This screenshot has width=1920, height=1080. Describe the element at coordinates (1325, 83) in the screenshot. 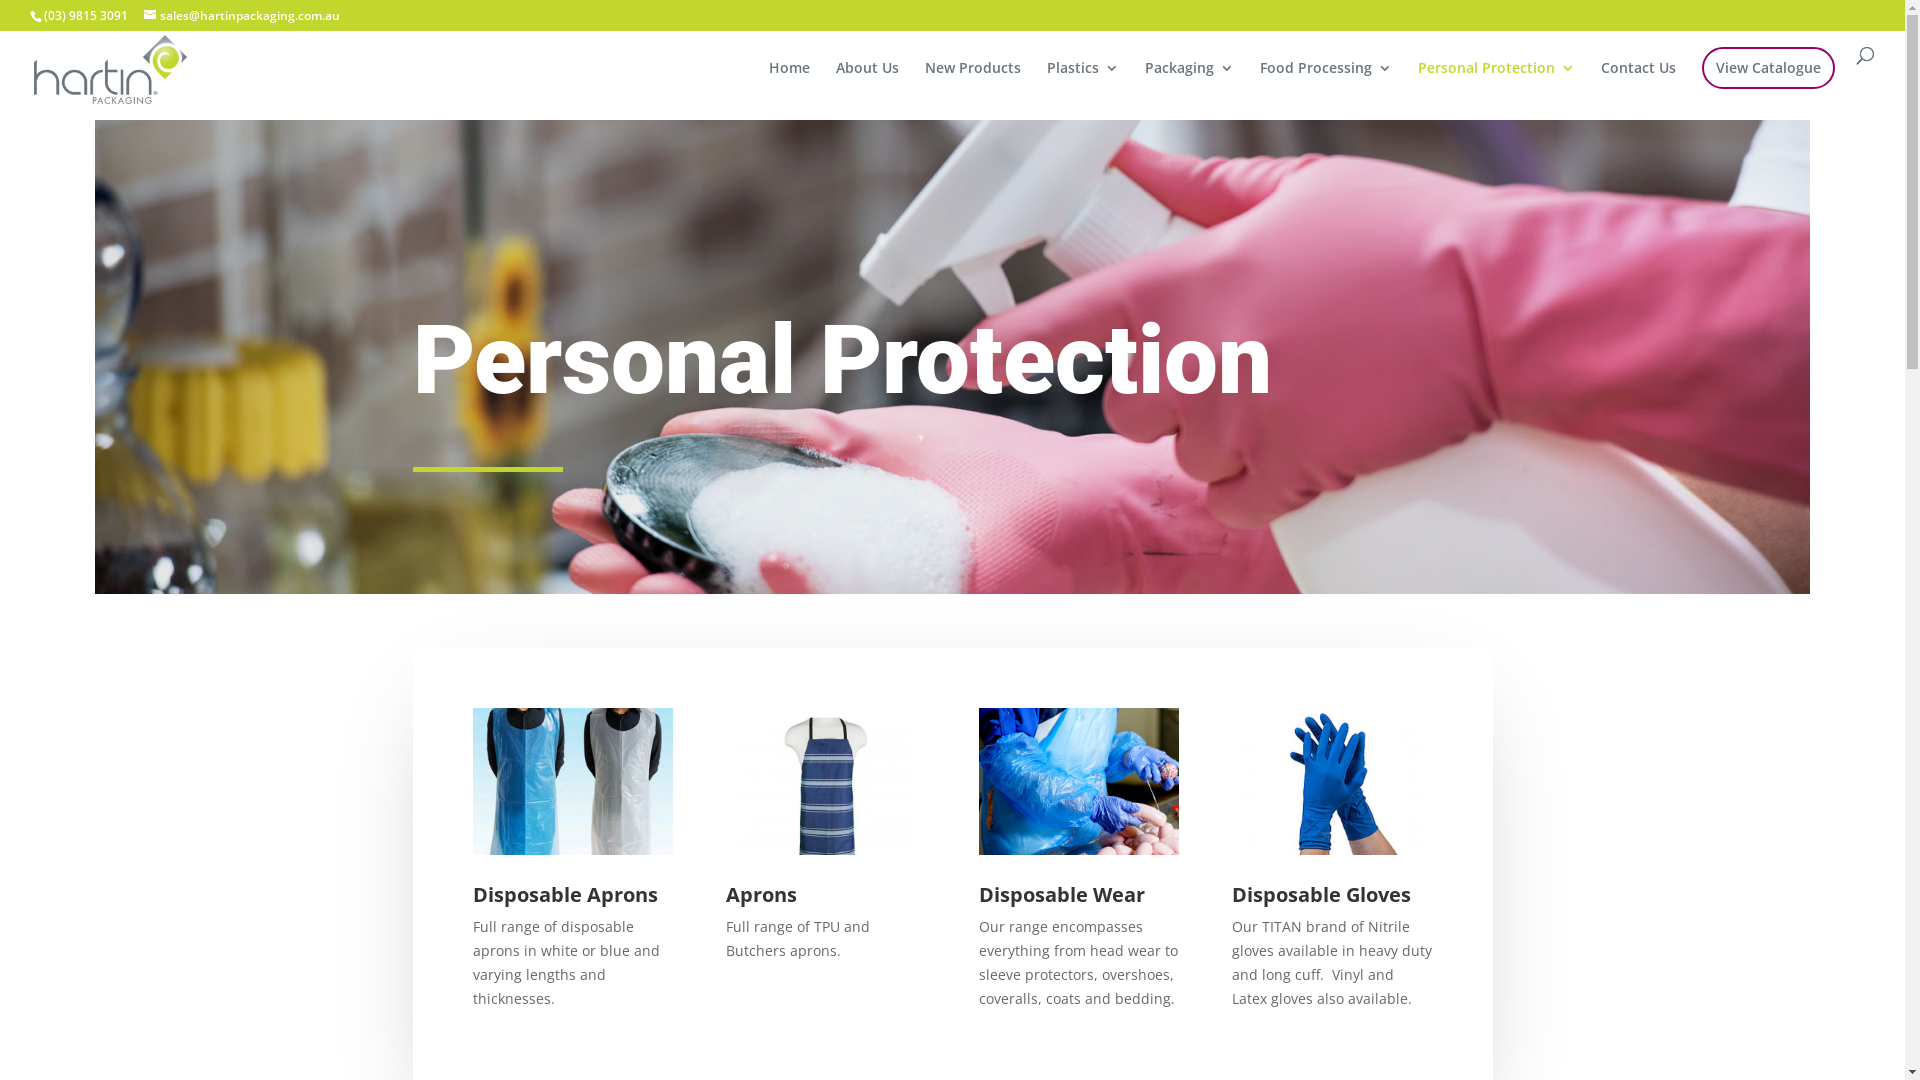

I see `'Food Processing'` at that location.